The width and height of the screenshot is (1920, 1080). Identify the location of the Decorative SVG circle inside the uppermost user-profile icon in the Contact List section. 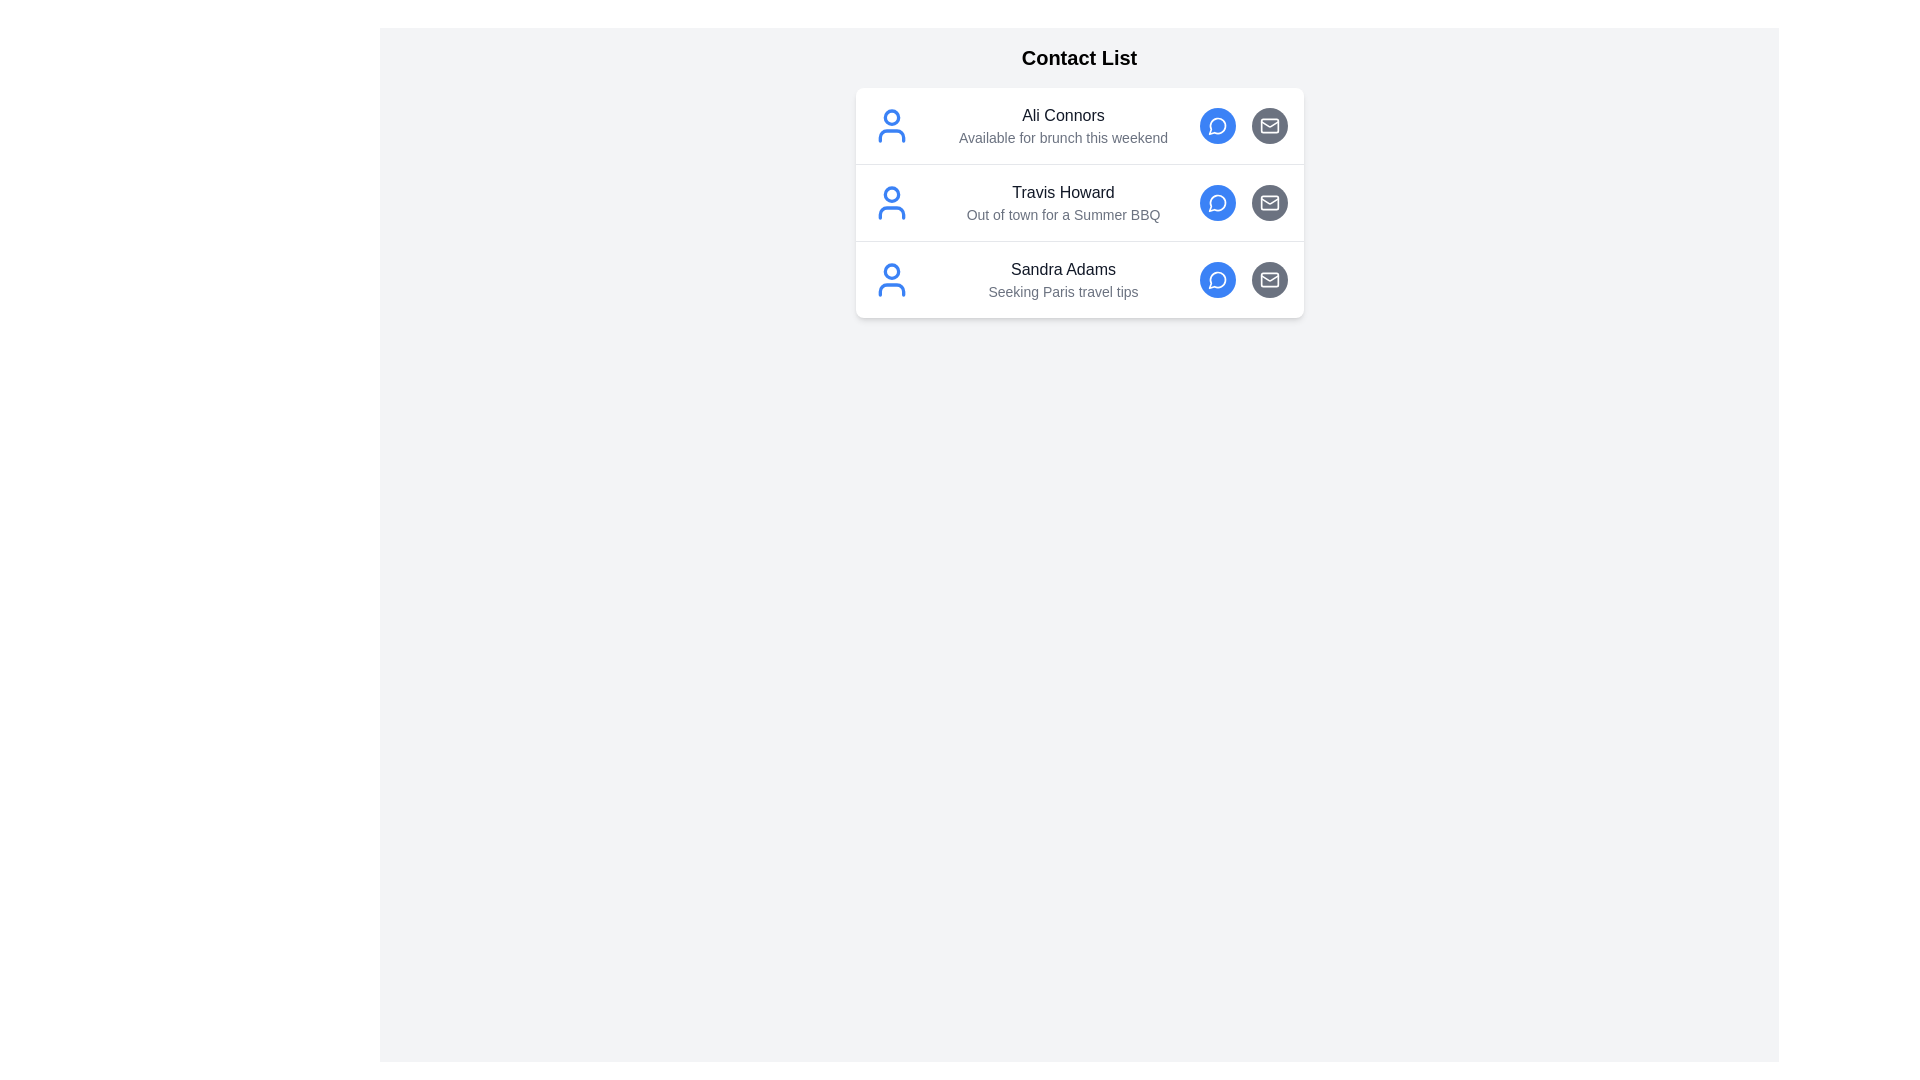
(890, 117).